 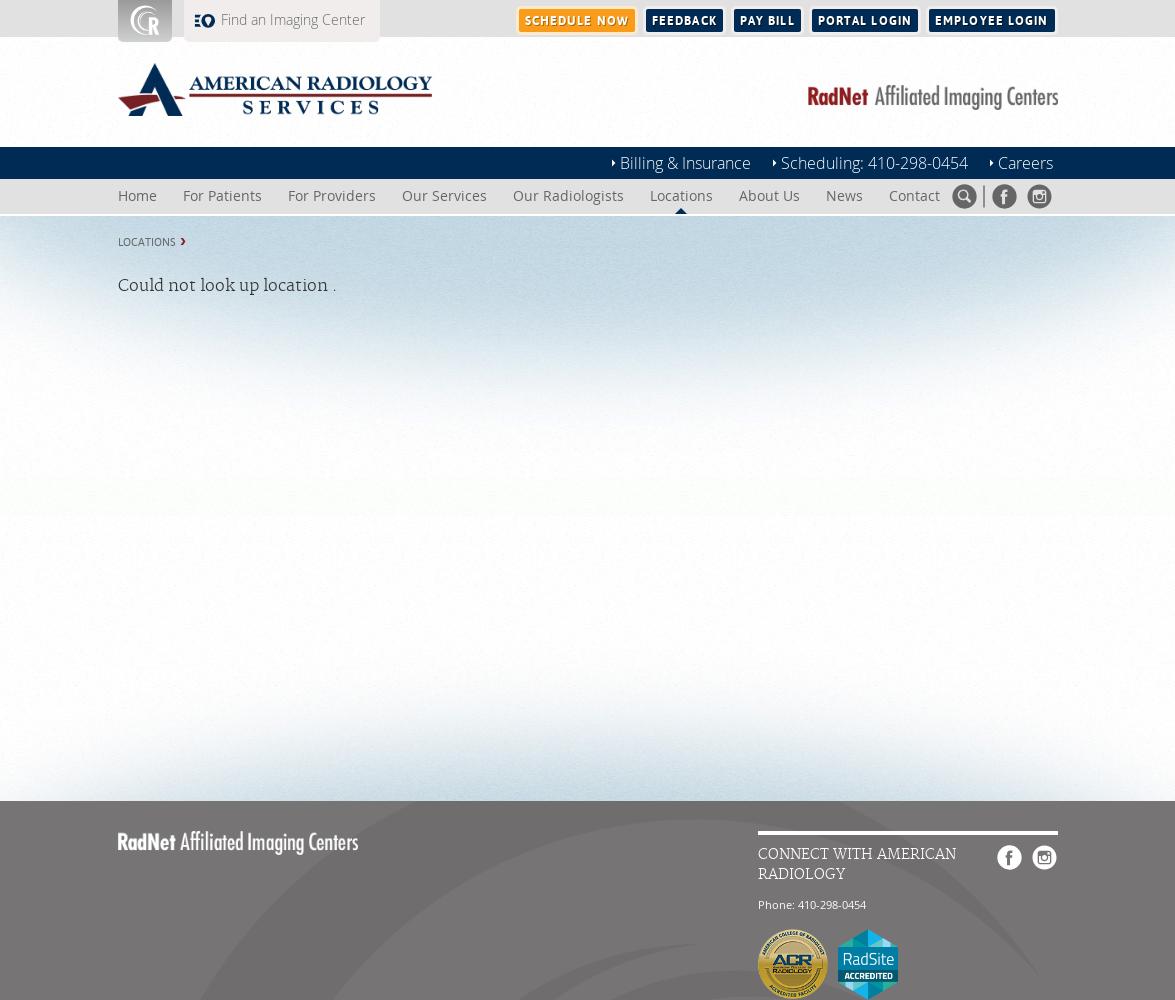 What do you see at coordinates (1023, 163) in the screenshot?
I see `'Careers'` at bounding box center [1023, 163].